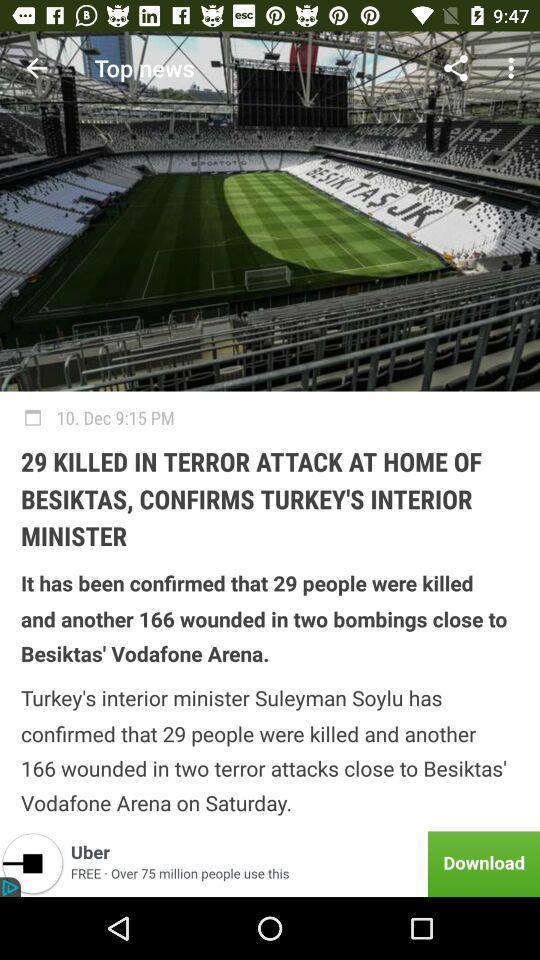  I want to click on the icon to the right of top news, so click(455, 68).